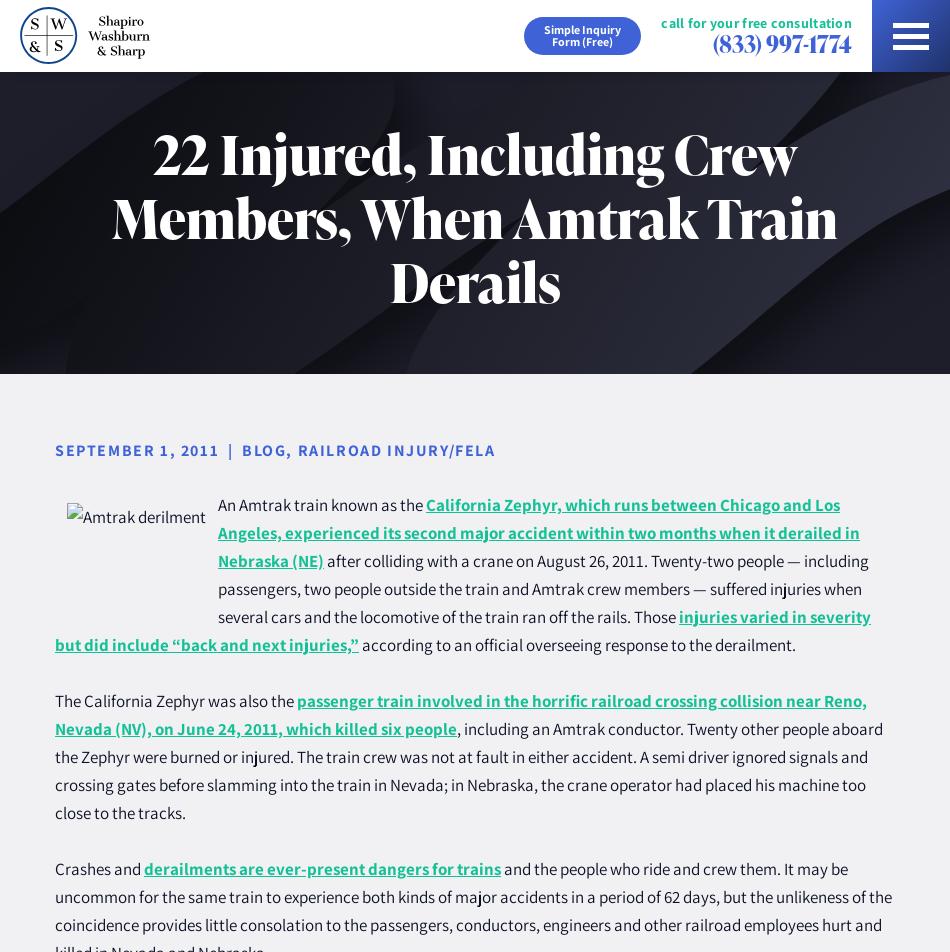 The width and height of the screenshot is (950, 952). What do you see at coordinates (712, 42) in the screenshot?
I see `'(833) 997-1774'` at bounding box center [712, 42].